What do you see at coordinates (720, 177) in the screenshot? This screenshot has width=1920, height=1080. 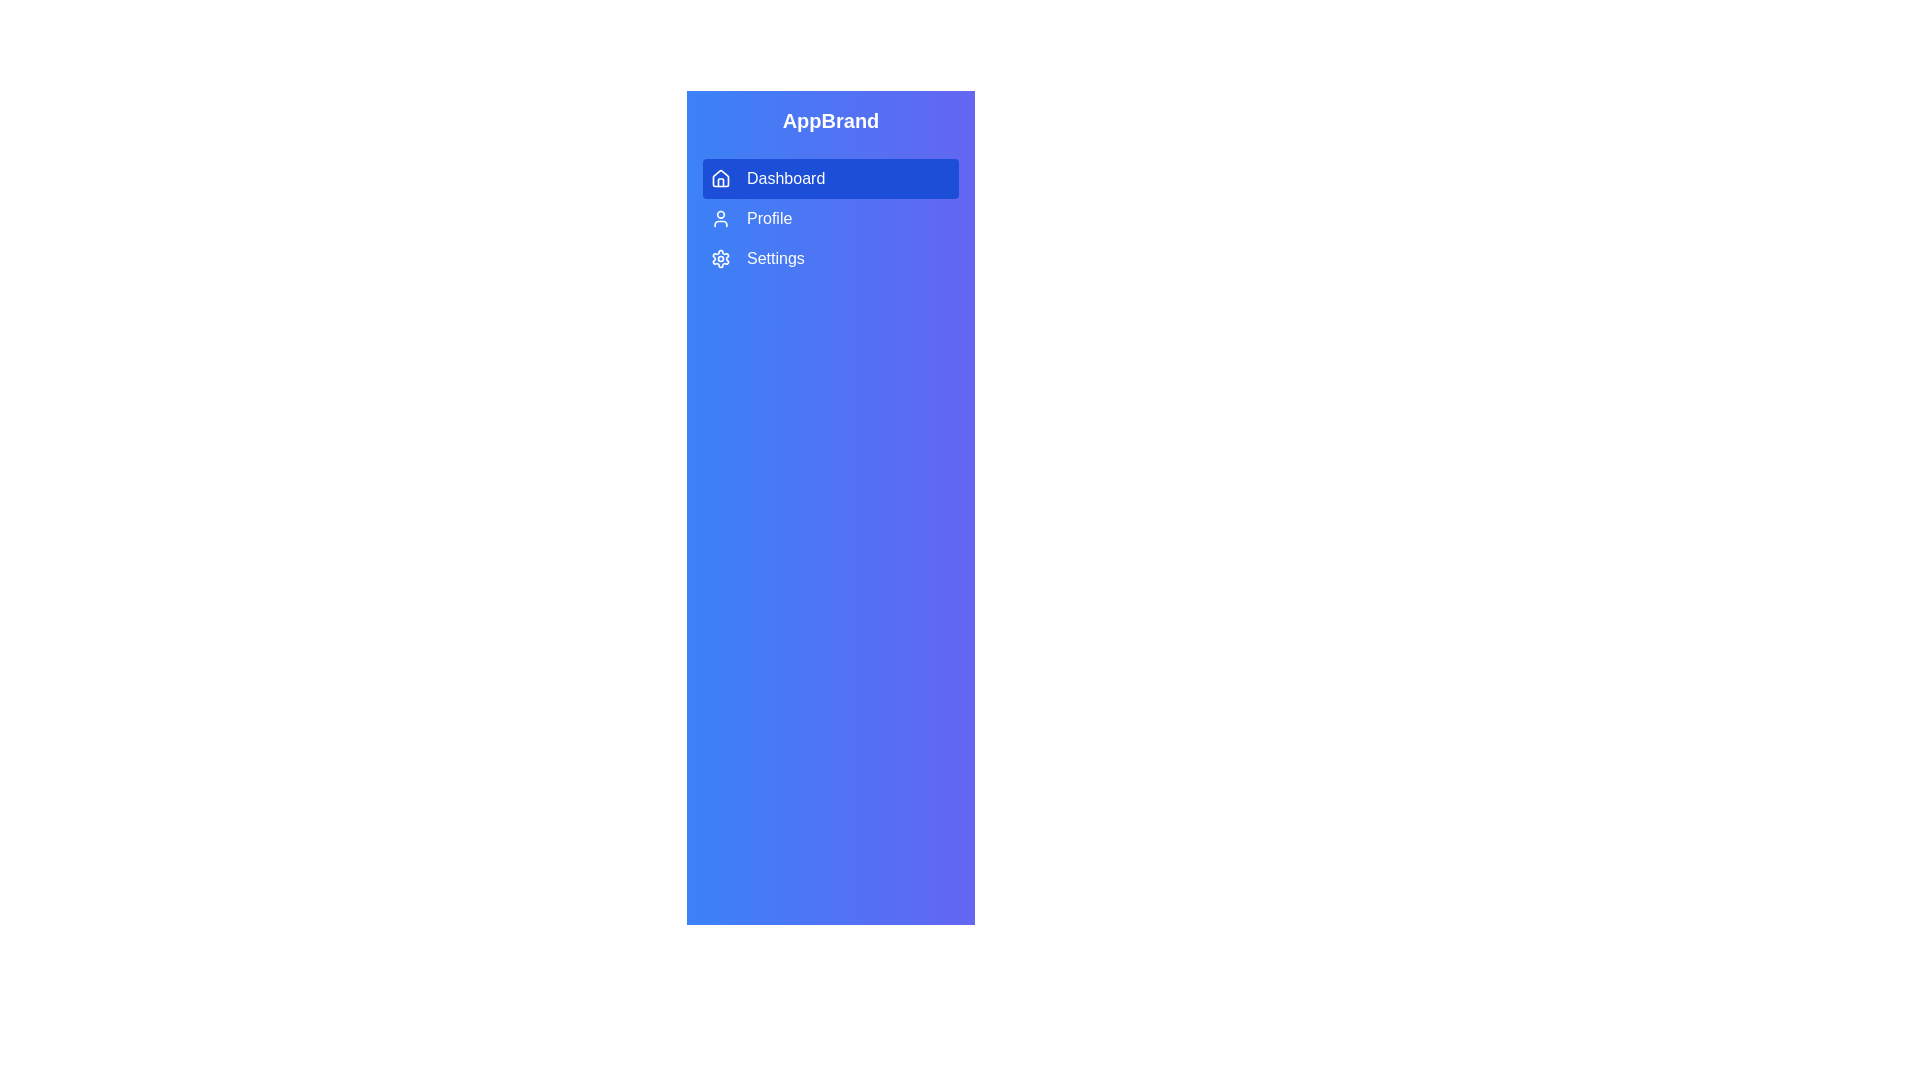 I see `the 'Dashboard' icon in the sidebar menu, which serves as a navigation element to the dashboard section` at bounding box center [720, 177].